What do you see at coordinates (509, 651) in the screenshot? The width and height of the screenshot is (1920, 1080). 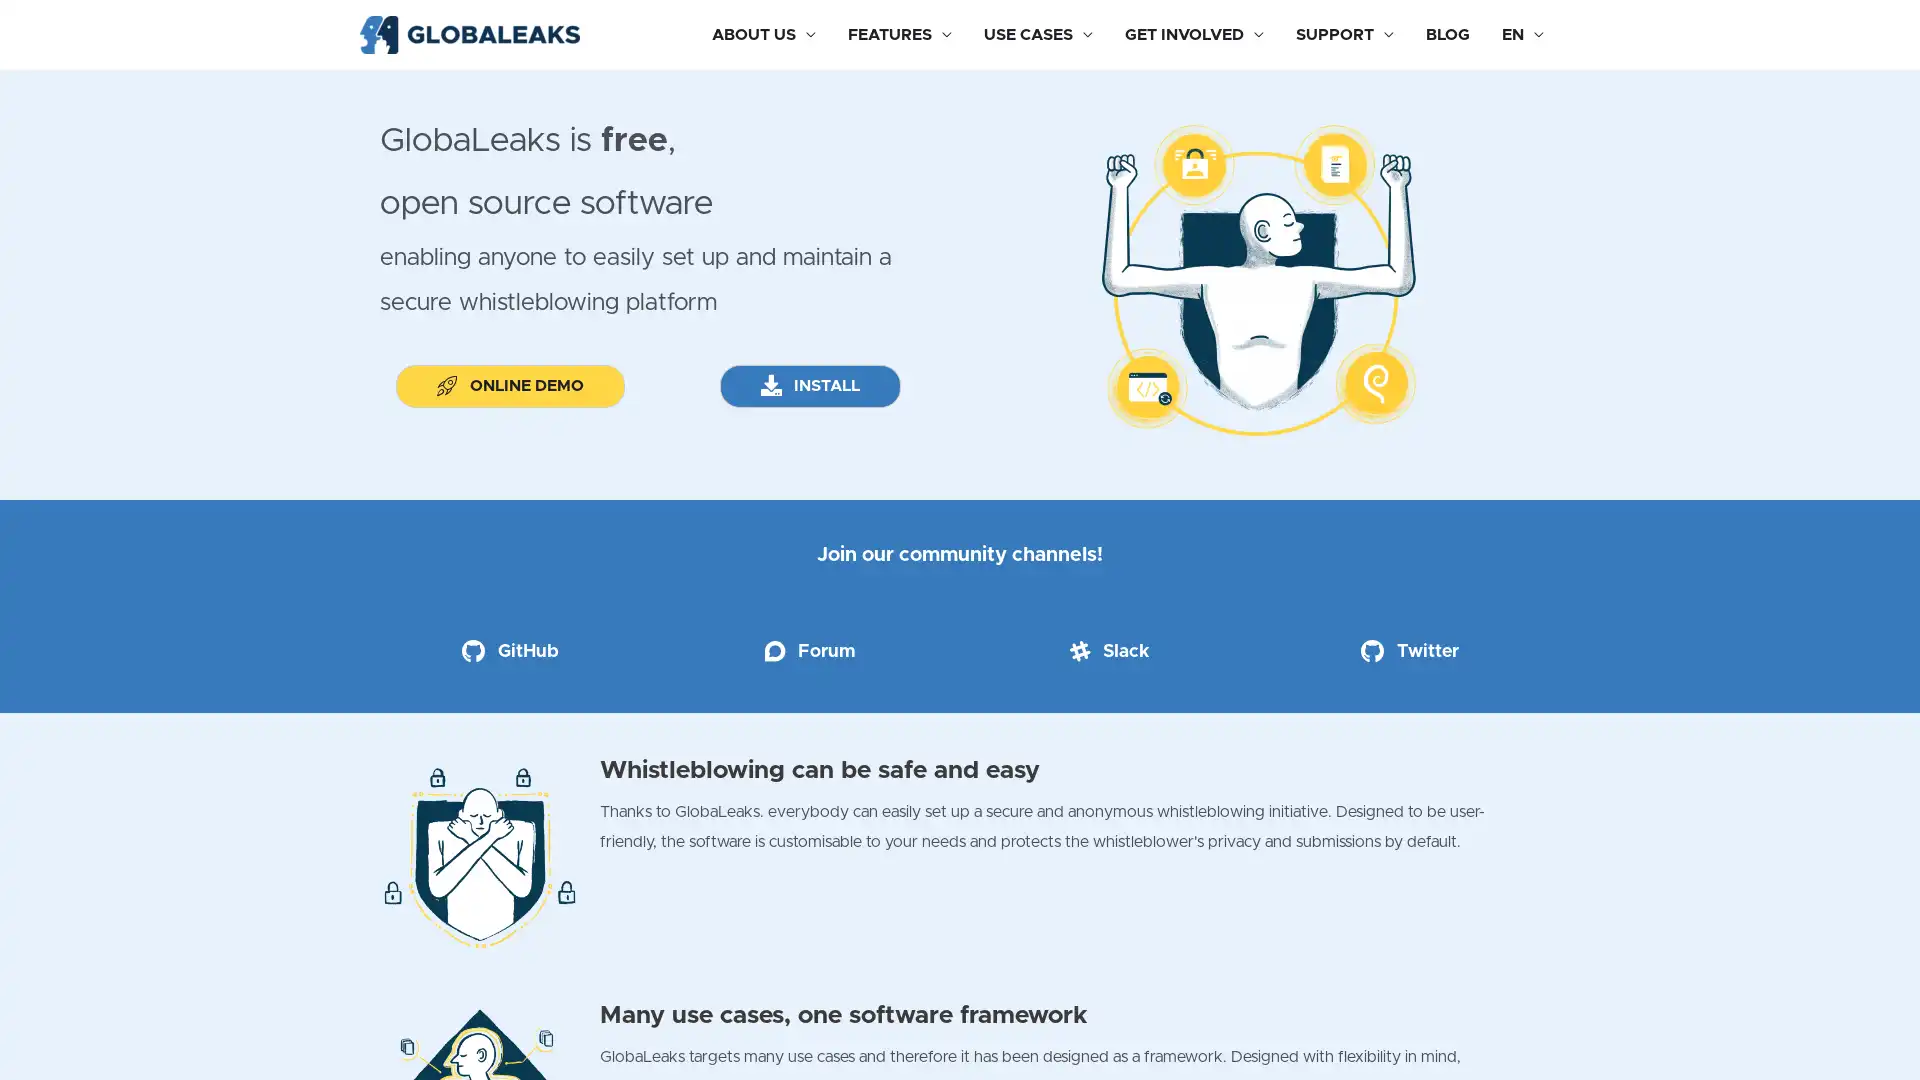 I see `GitHub` at bounding box center [509, 651].